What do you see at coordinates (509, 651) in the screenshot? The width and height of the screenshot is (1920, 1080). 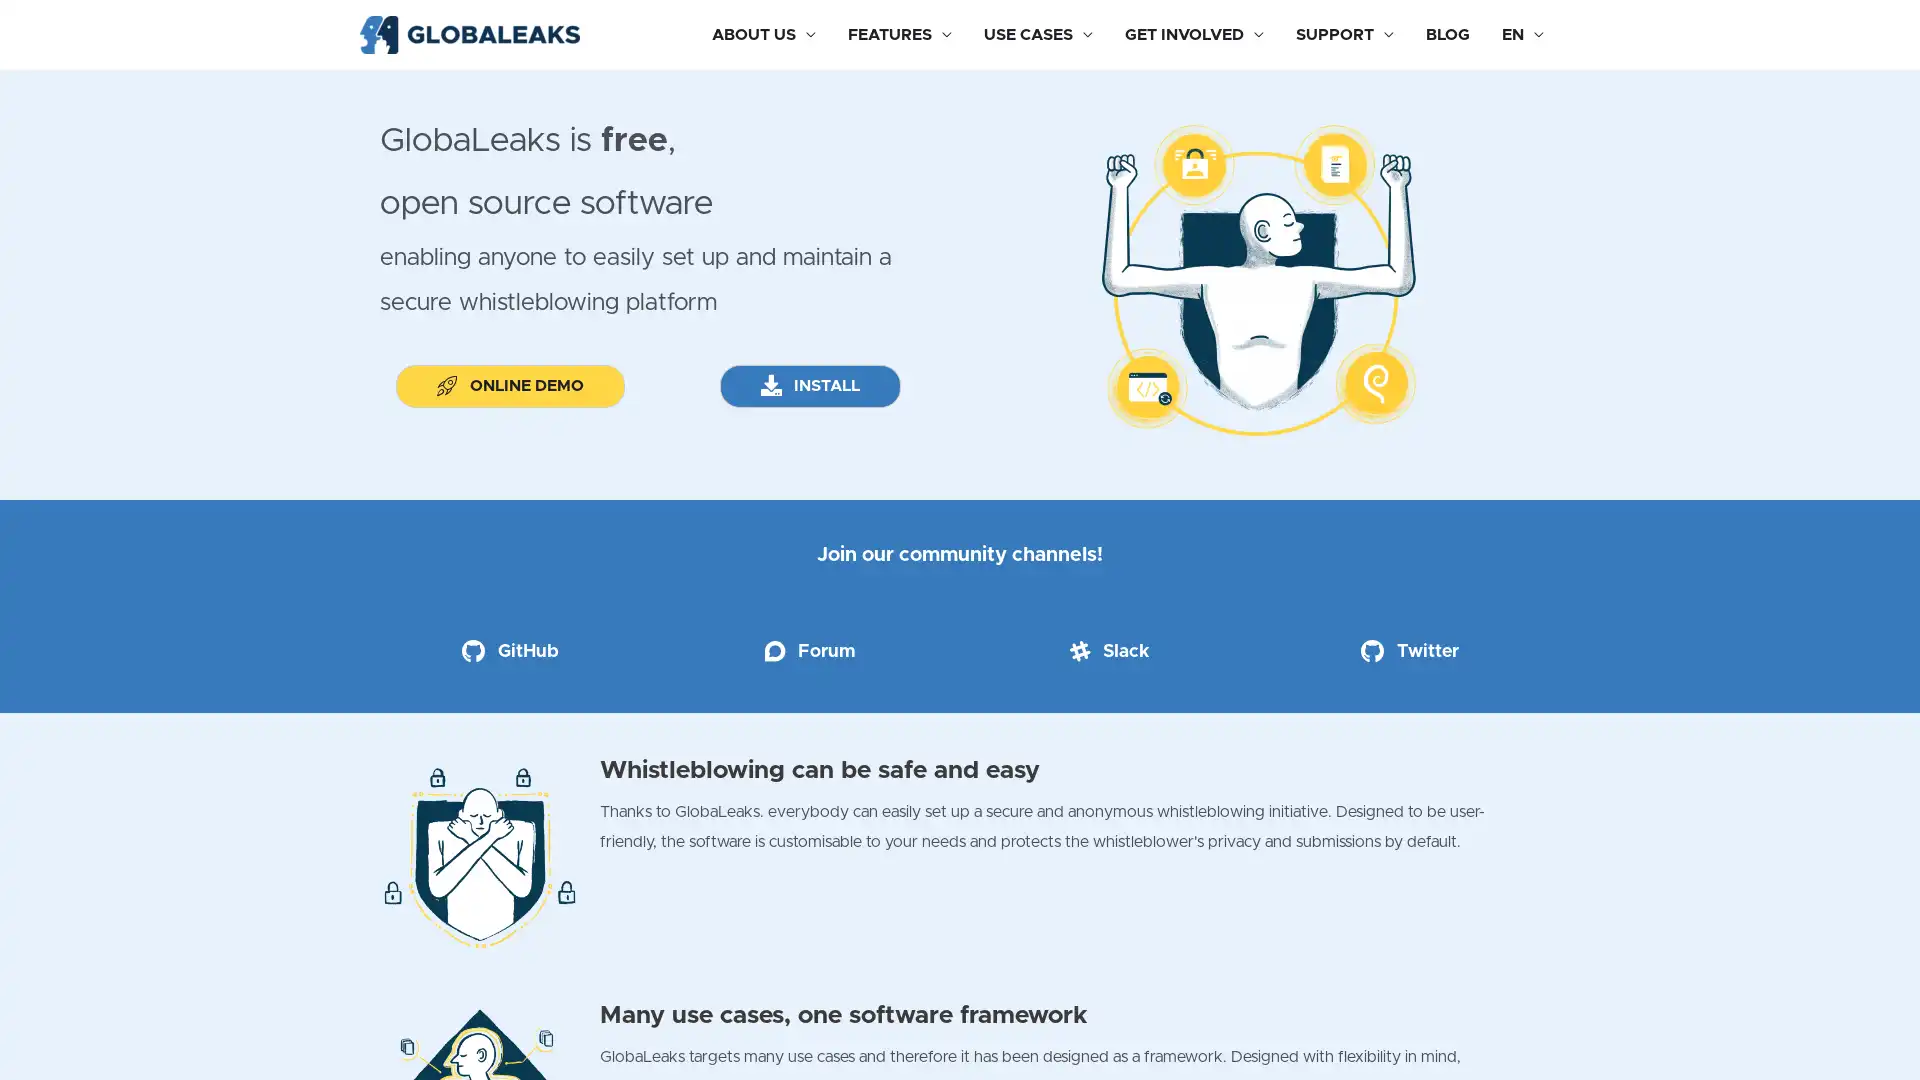 I see `GitHub` at bounding box center [509, 651].